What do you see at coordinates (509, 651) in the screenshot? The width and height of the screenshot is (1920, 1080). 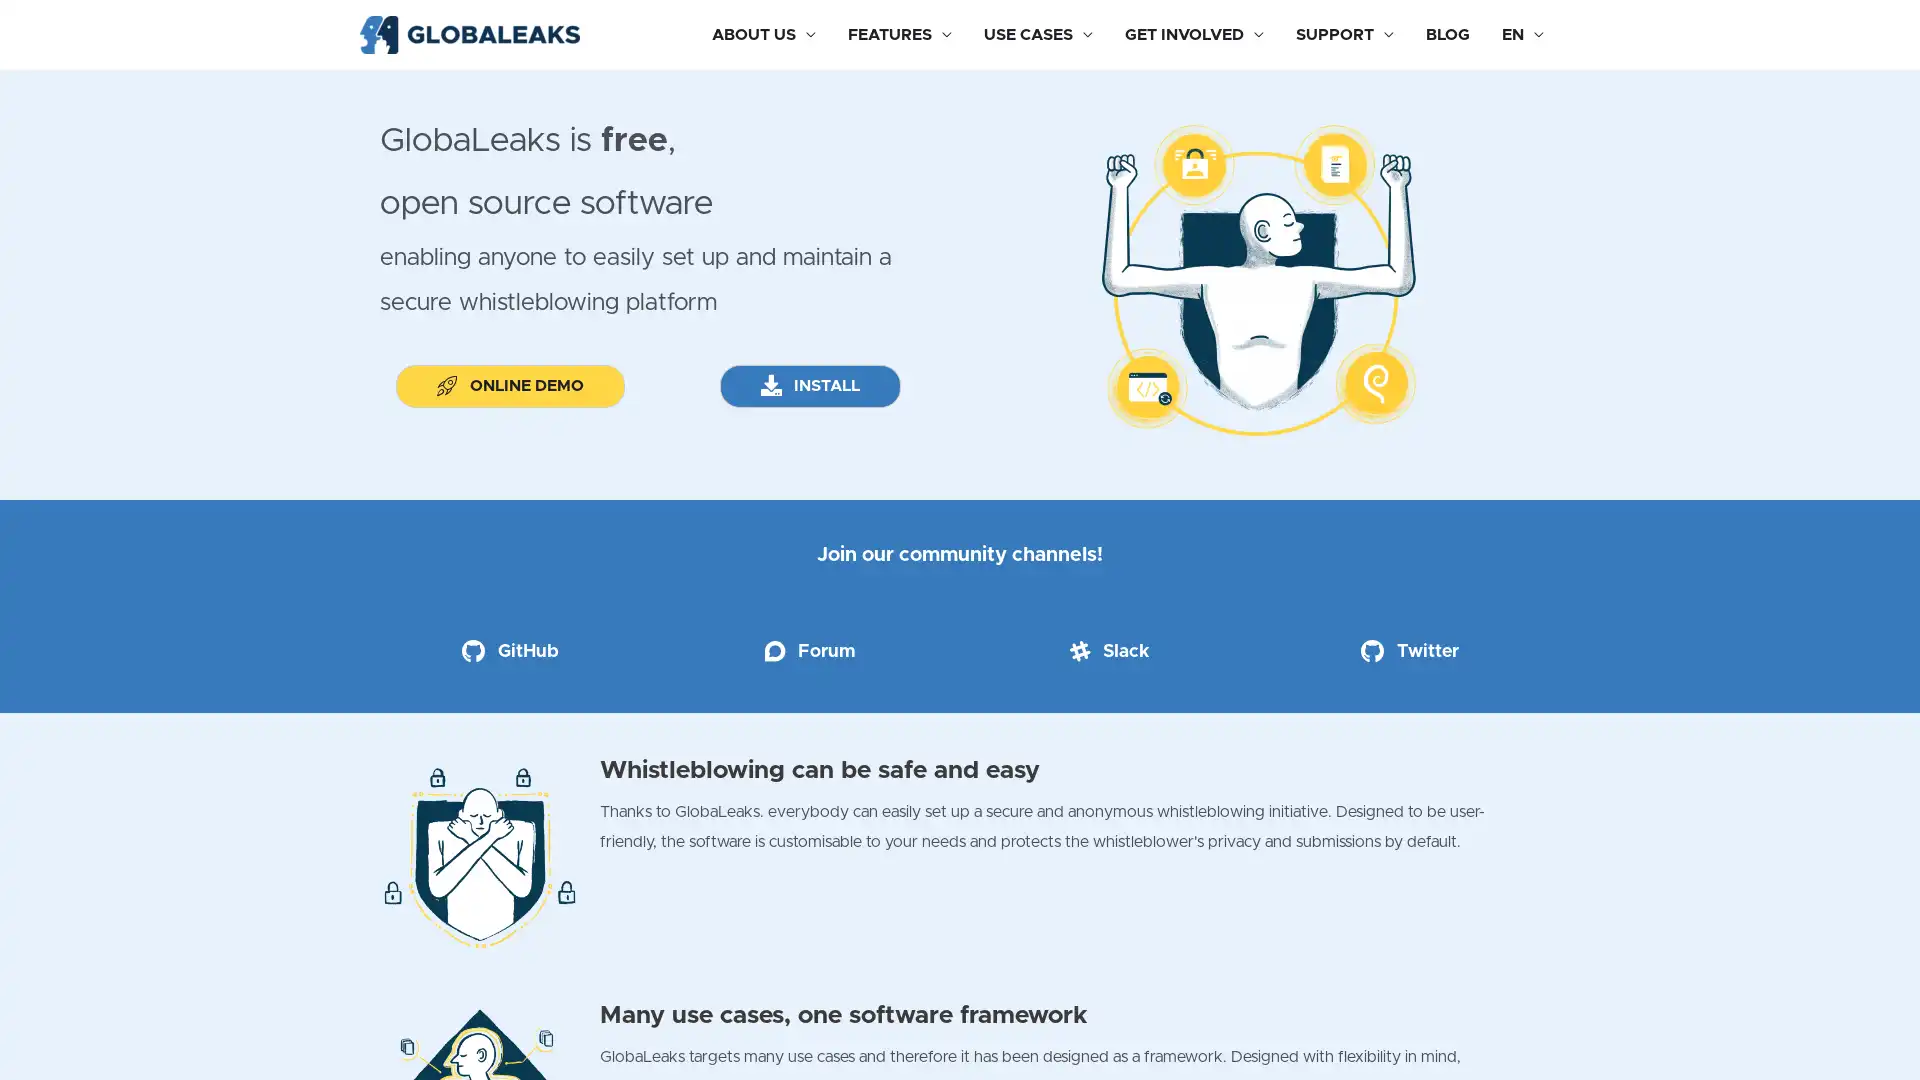 I see `GitHub` at bounding box center [509, 651].